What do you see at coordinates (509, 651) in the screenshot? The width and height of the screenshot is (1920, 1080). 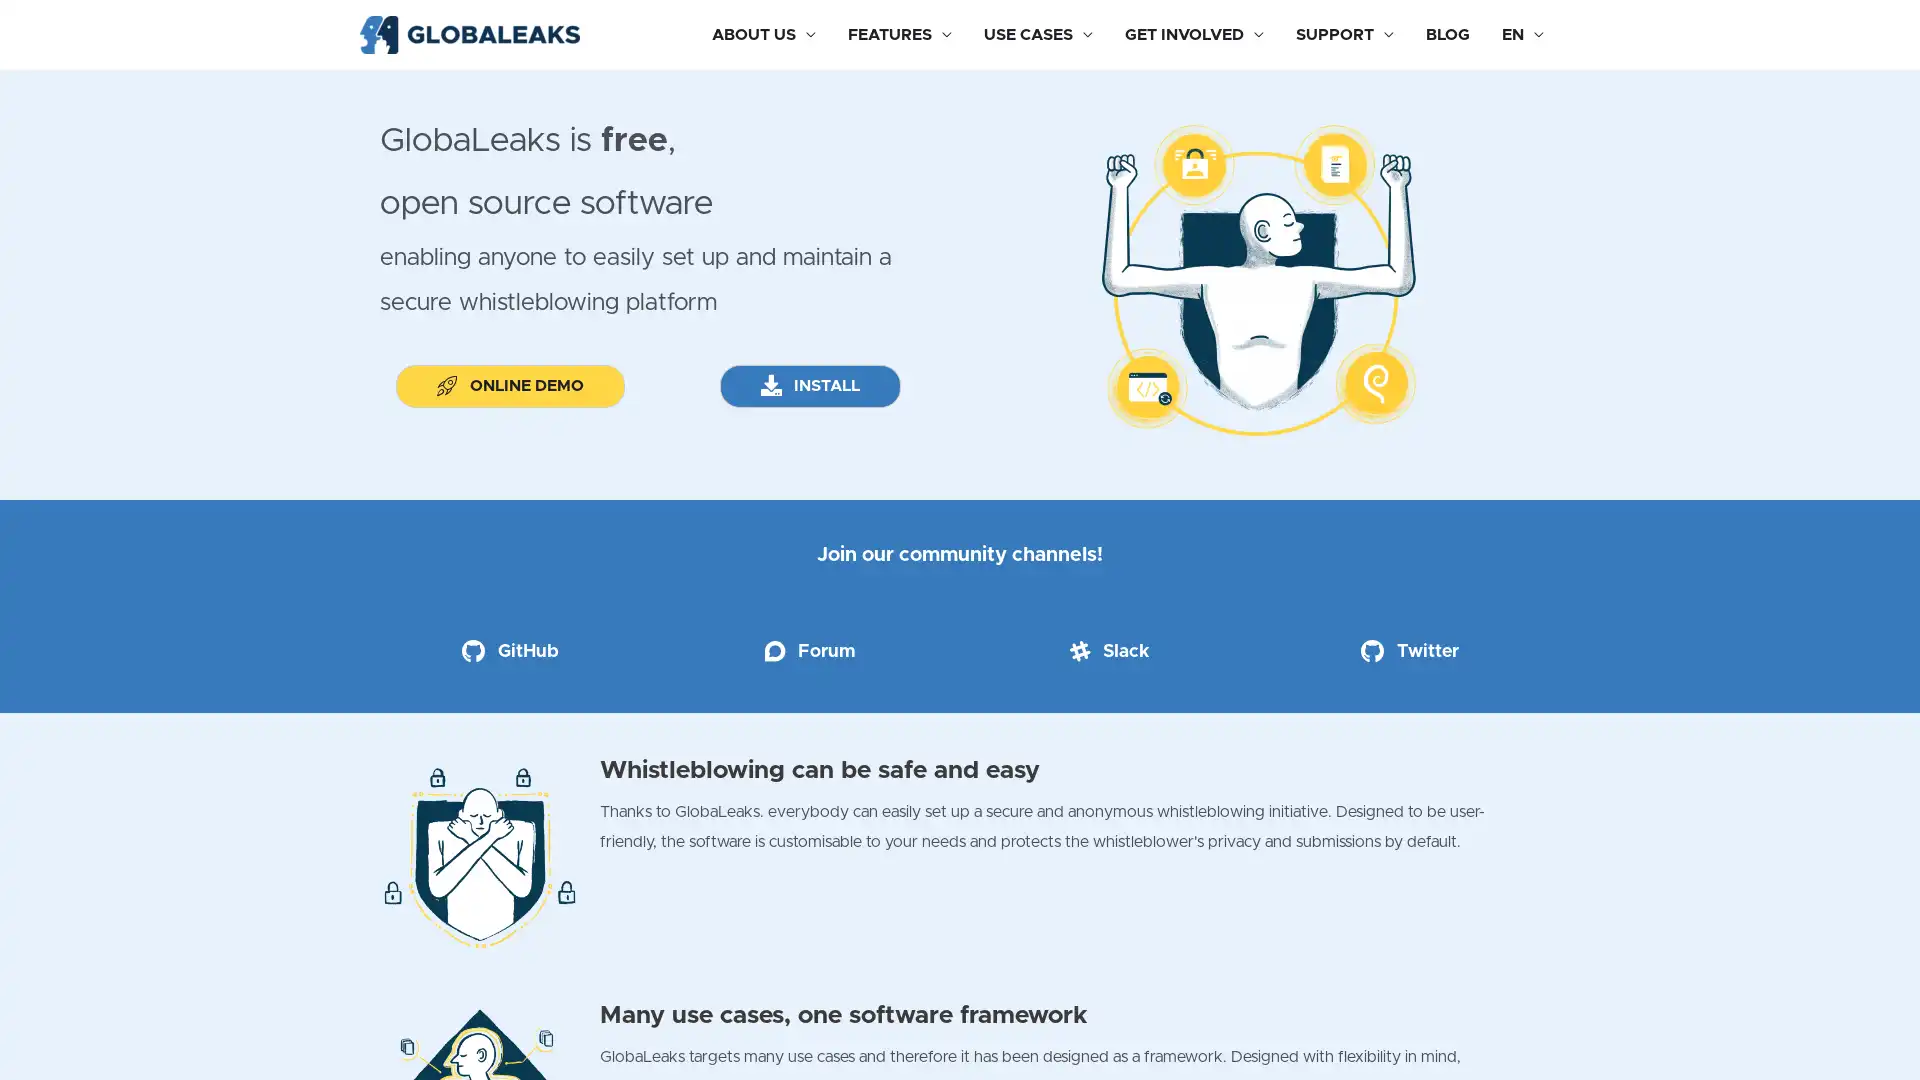 I see `GitHub` at bounding box center [509, 651].